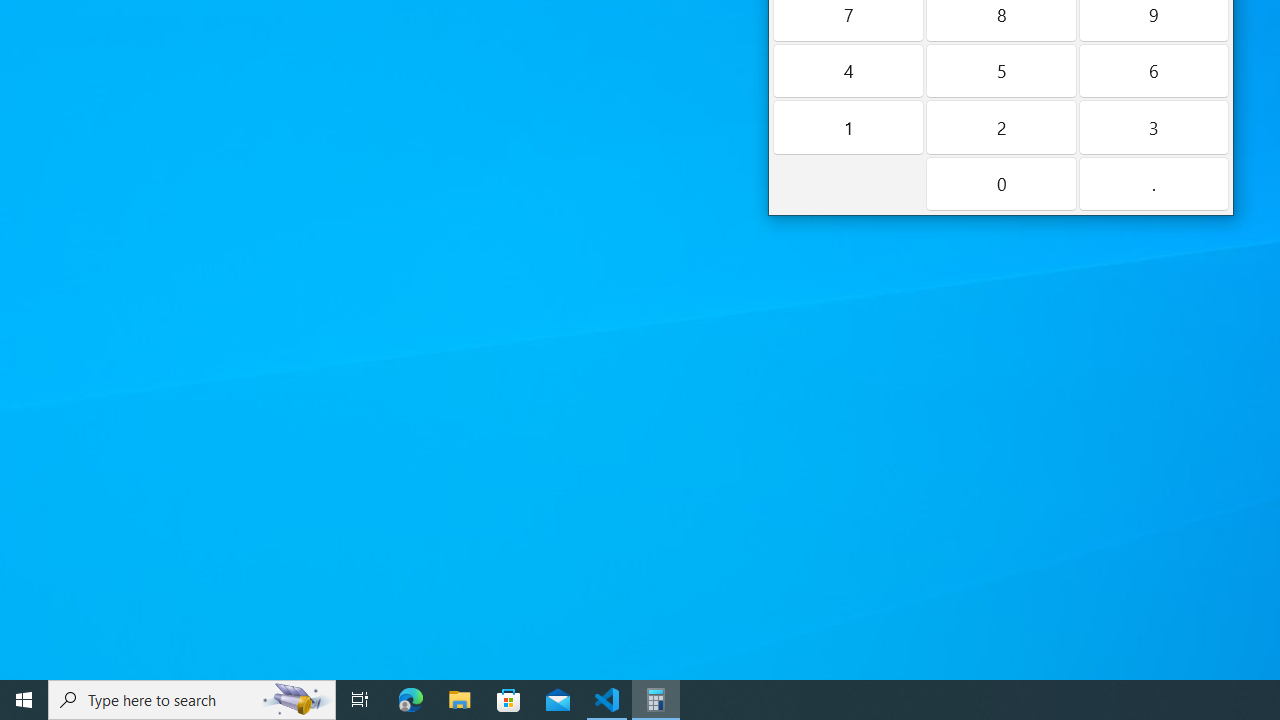  What do you see at coordinates (1153, 183) in the screenshot?
I see `'Decimal separator'` at bounding box center [1153, 183].